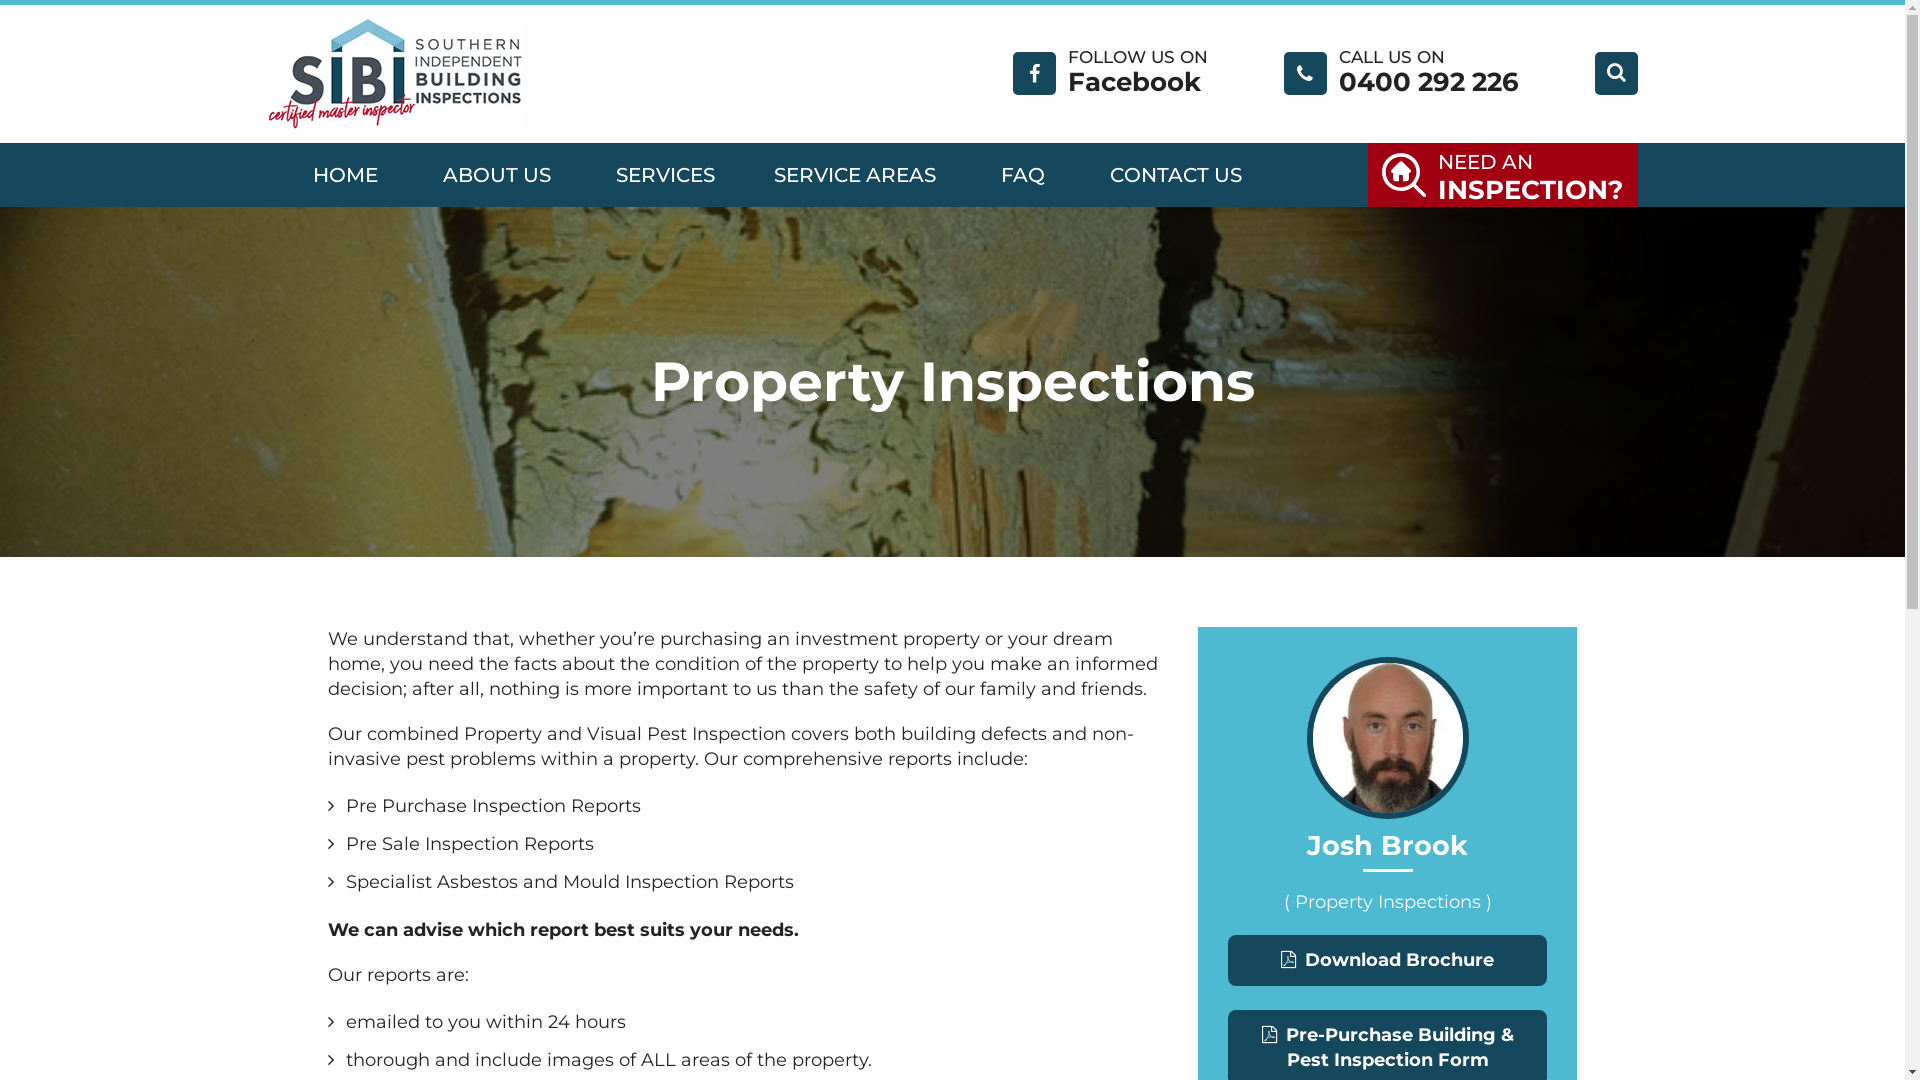 The width and height of the screenshot is (1920, 1080). What do you see at coordinates (1386, 959) in the screenshot?
I see `'Download Brochure'` at bounding box center [1386, 959].